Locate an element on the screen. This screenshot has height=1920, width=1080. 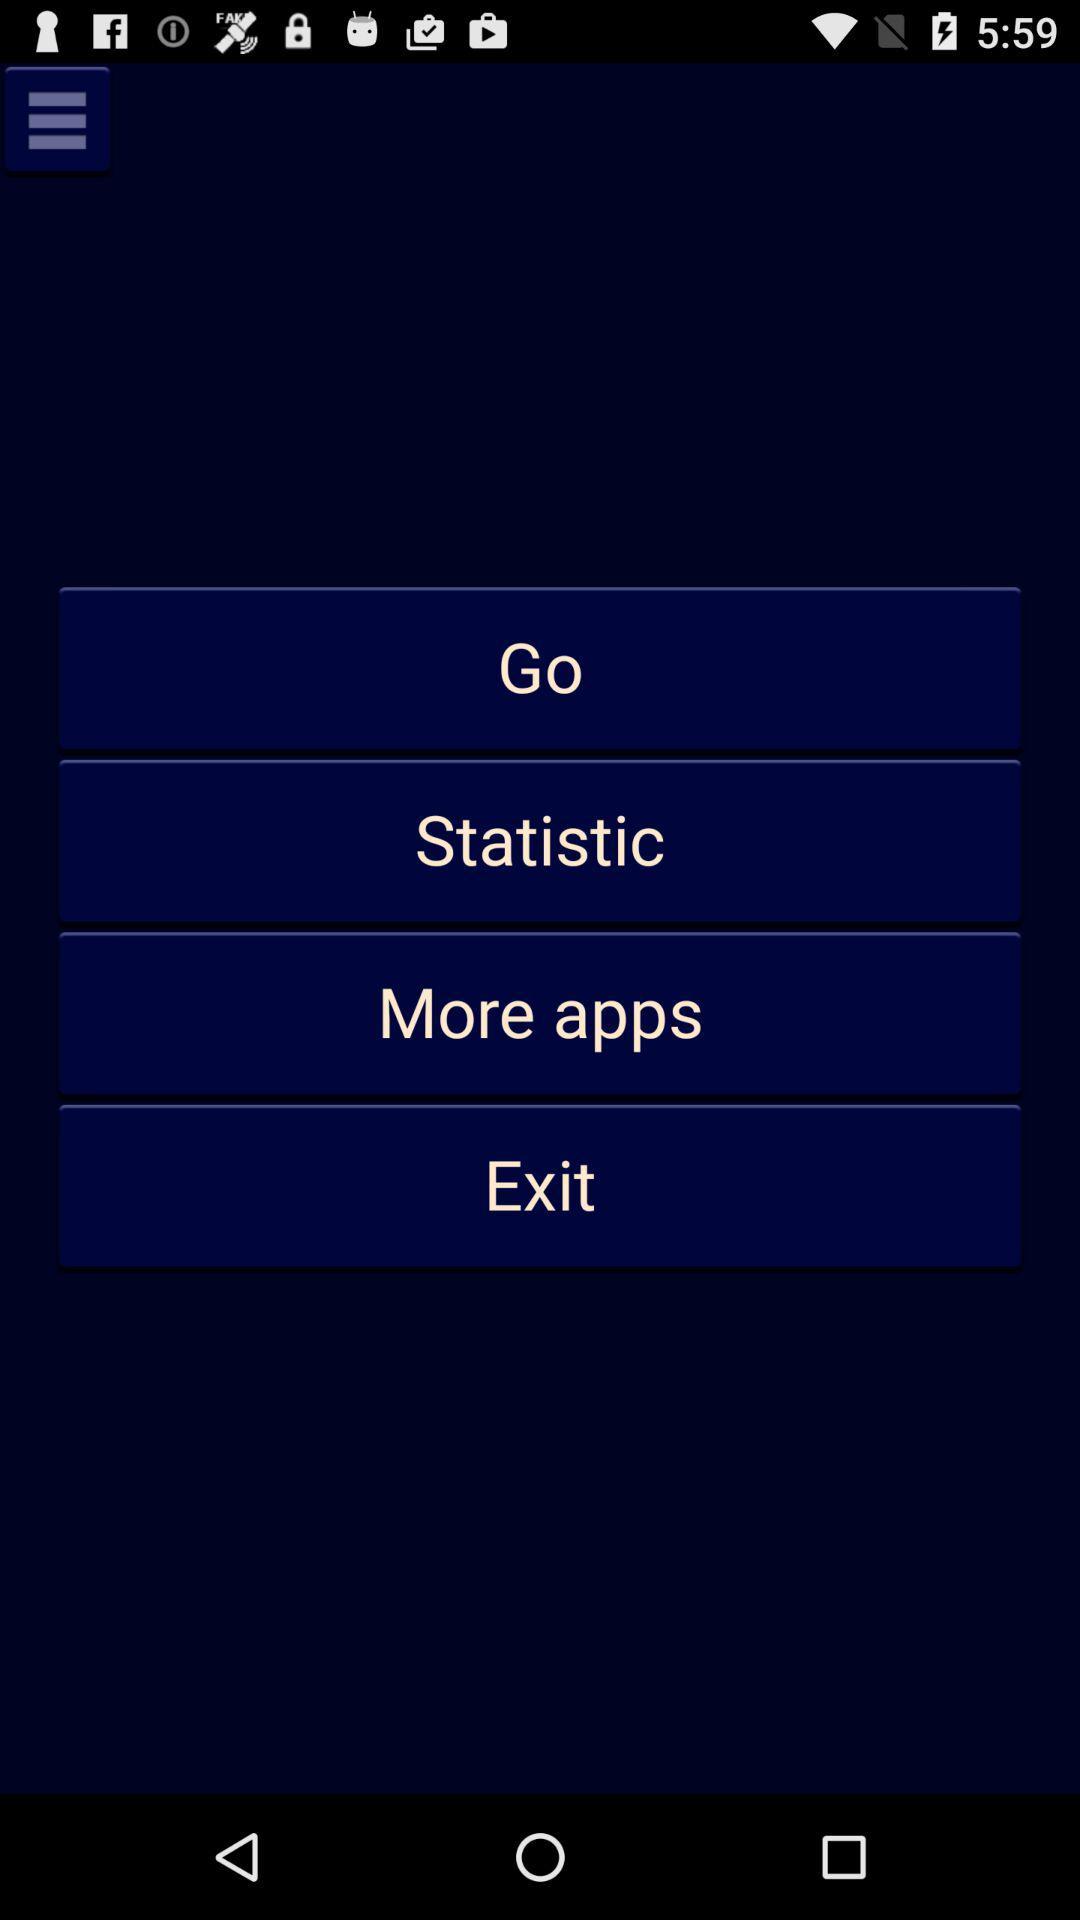
show menu is located at coordinates (56, 119).